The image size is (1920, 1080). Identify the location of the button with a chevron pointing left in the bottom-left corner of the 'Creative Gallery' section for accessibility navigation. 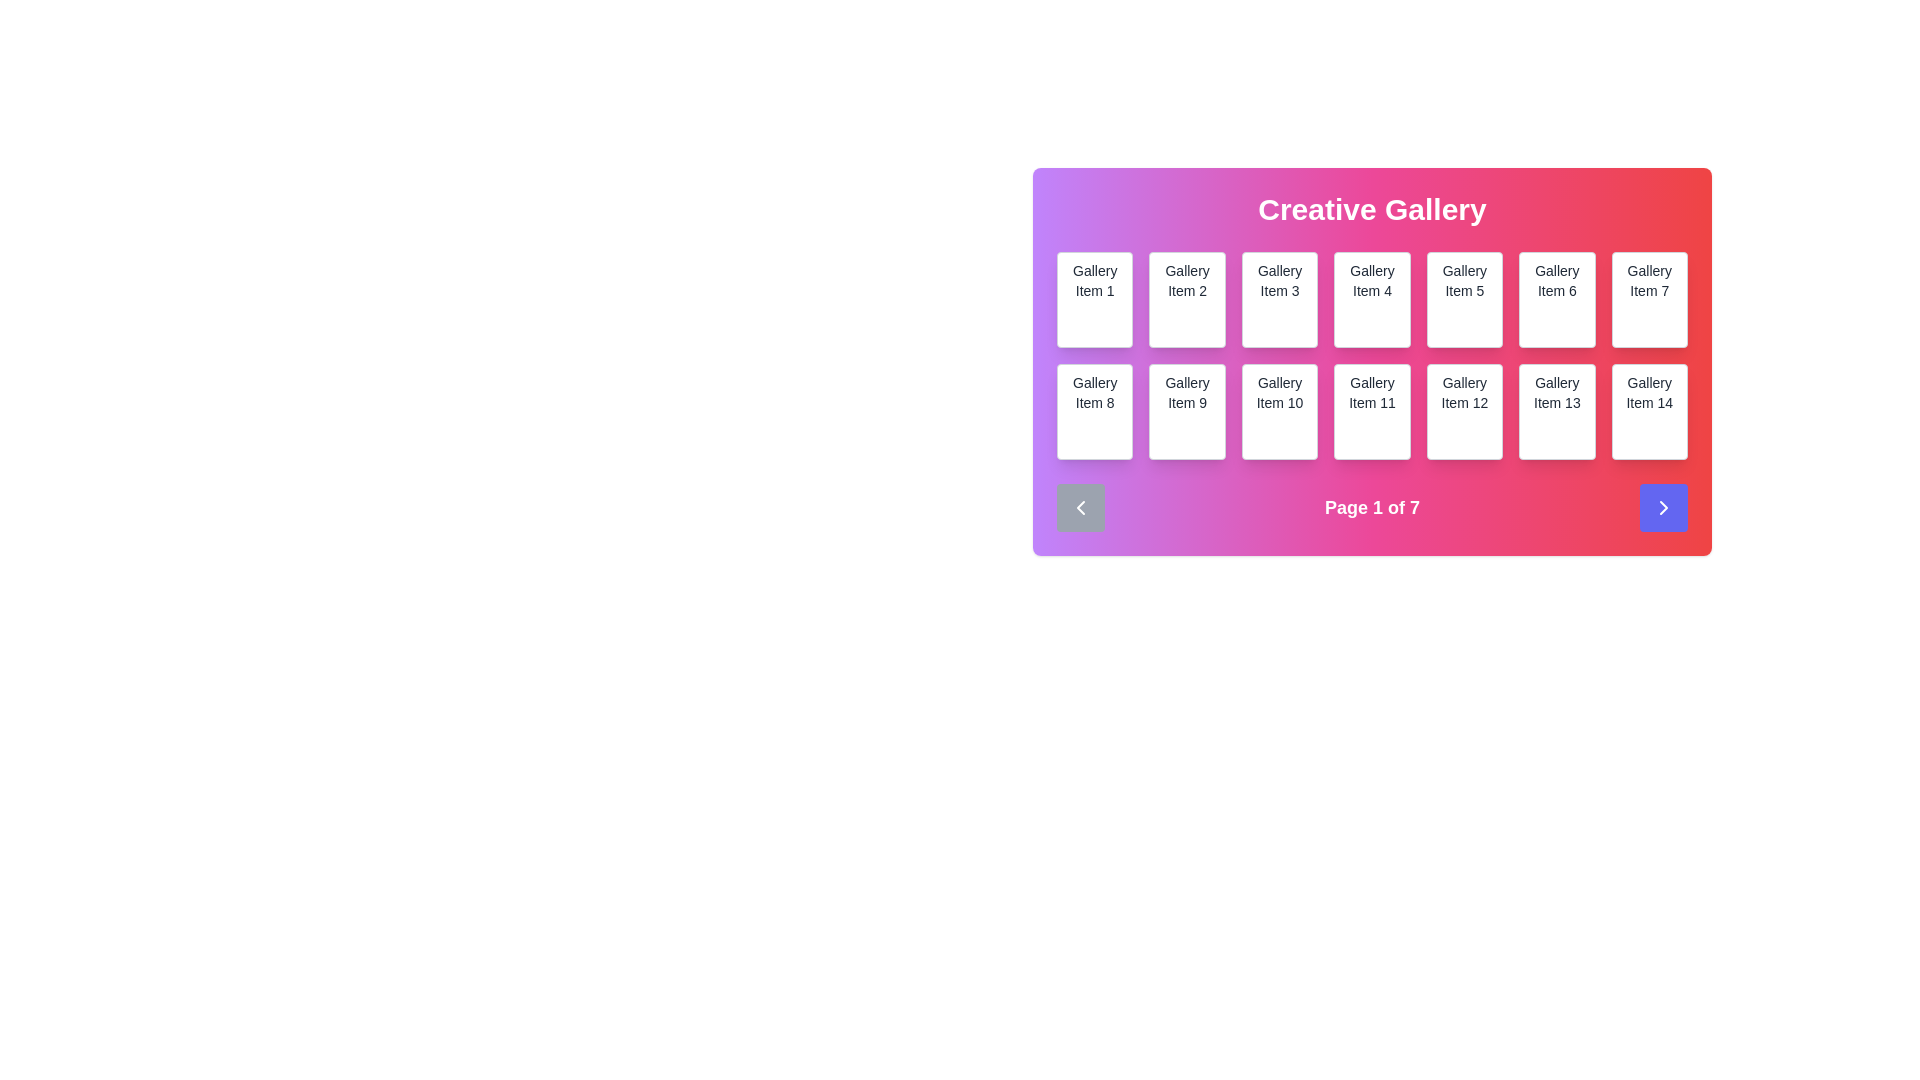
(1079, 507).